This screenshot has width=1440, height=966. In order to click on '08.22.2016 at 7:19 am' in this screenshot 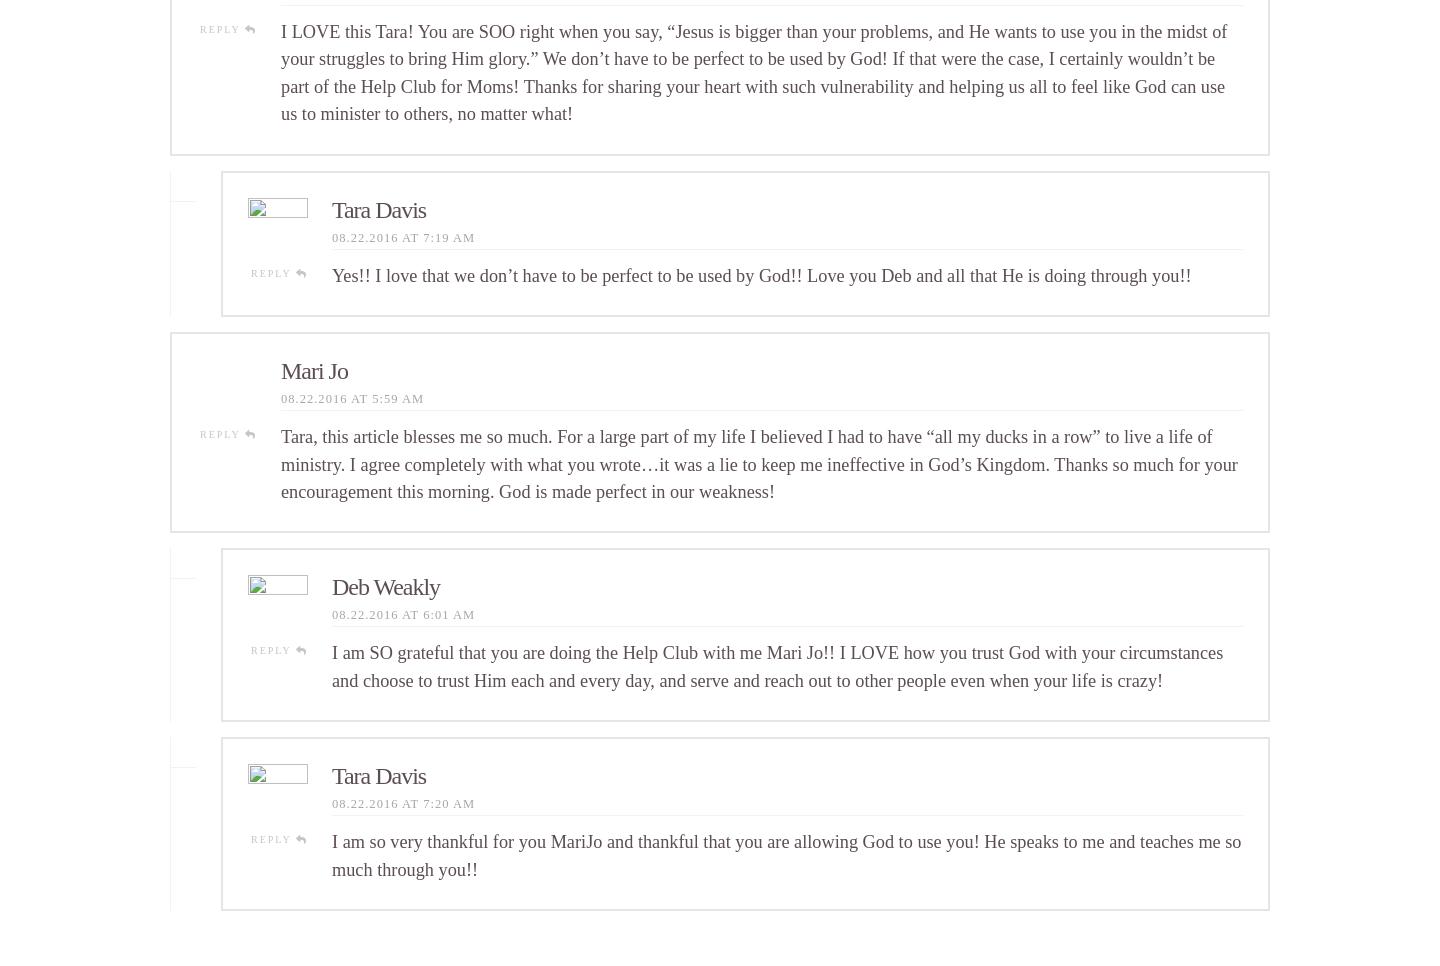, I will do `click(402, 235)`.